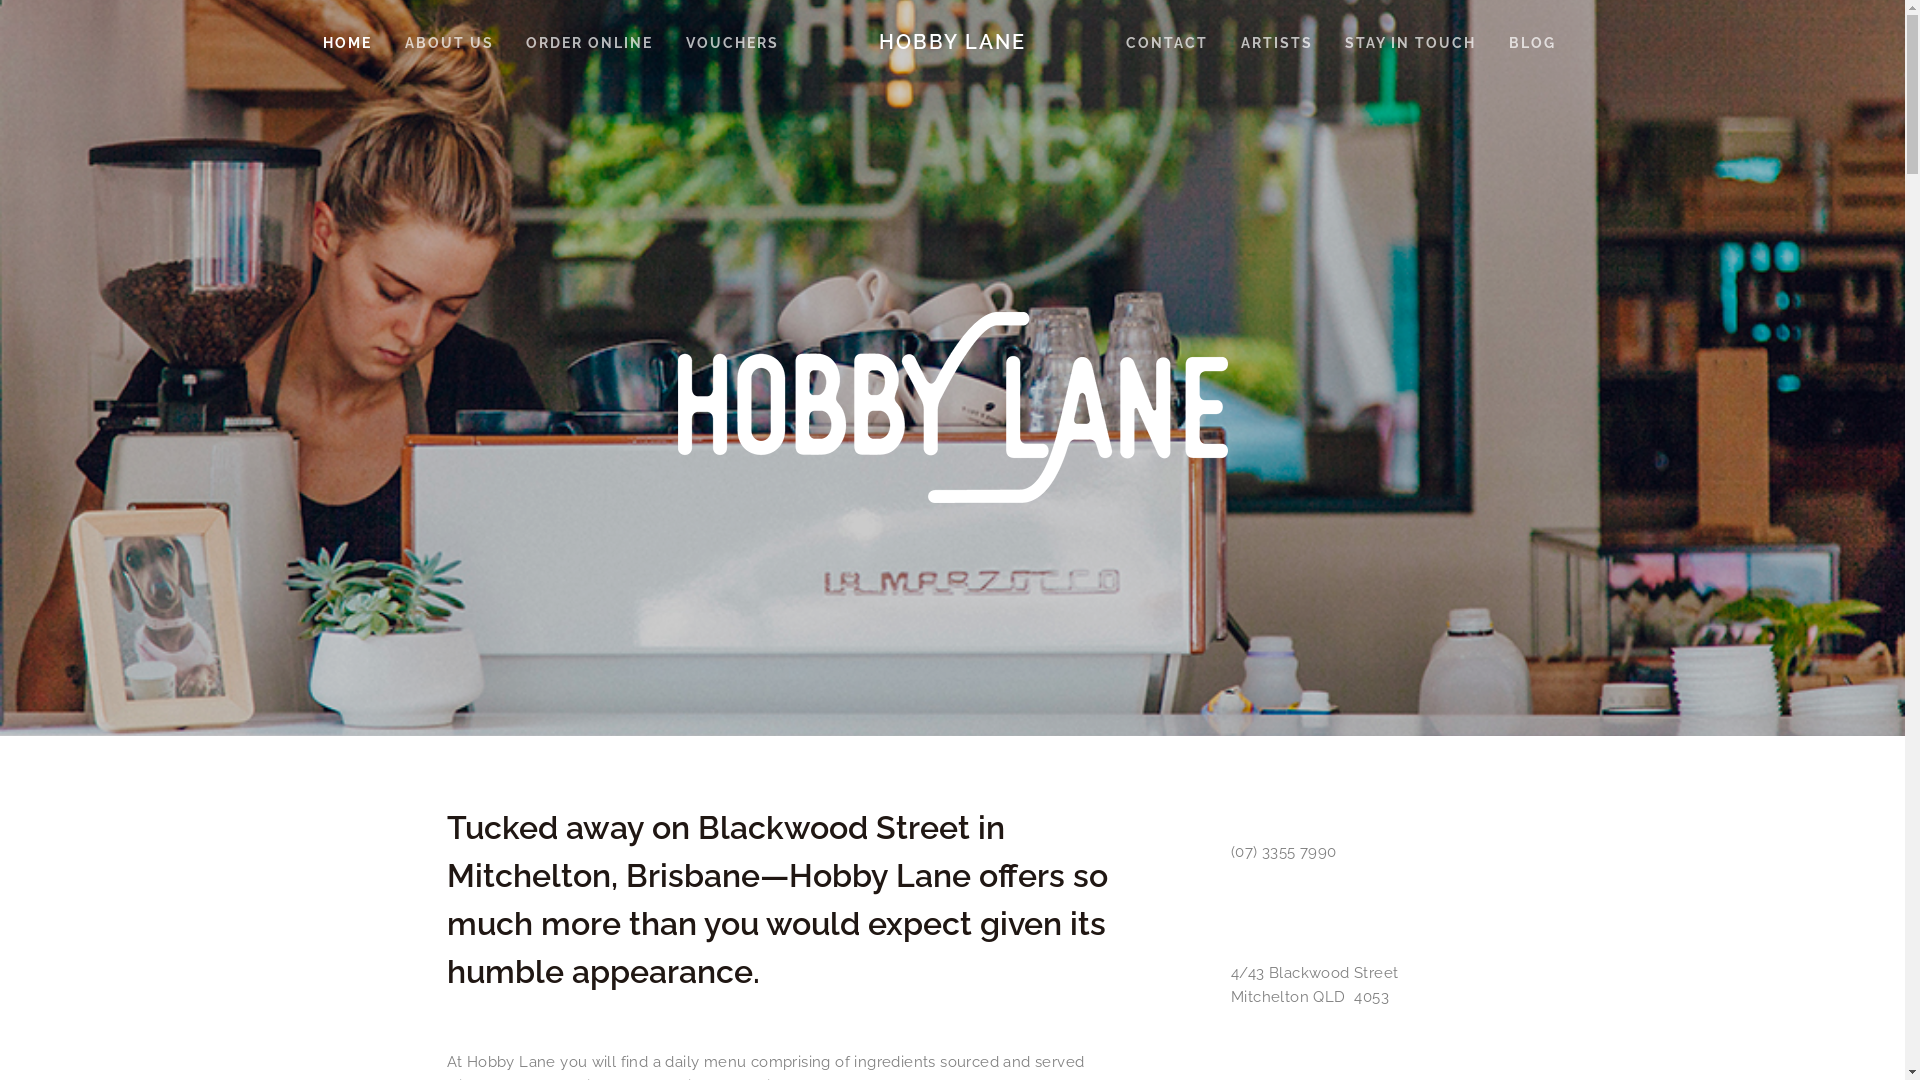 The height and width of the screenshot is (1080, 1920). I want to click on 'STAY IN TOUCH', so click(1409, 42).